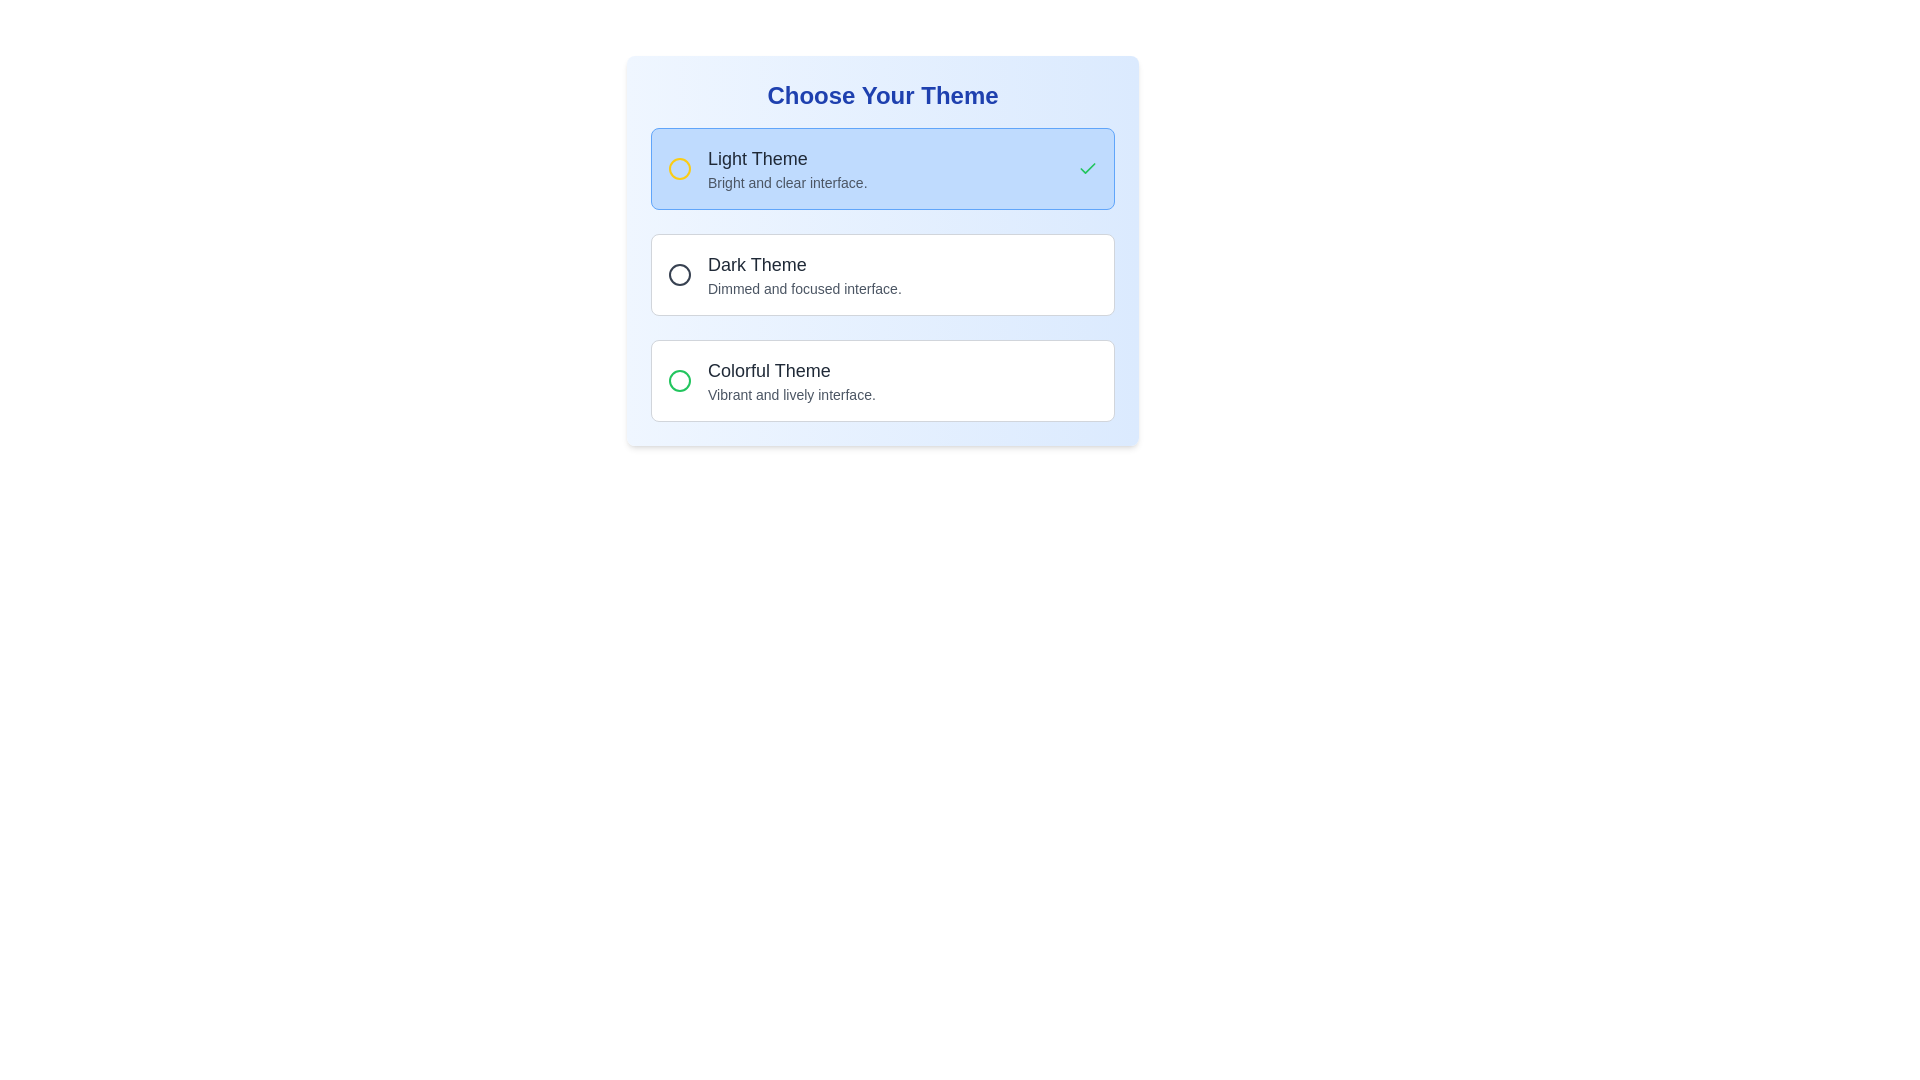 The image size is (1920, 1080). I want to click on the yellow icon located to the left of the 'Light Theme' text within the 'Choose Your Theme' section, which serves as an indicator for theme selection, so click(680, 168).